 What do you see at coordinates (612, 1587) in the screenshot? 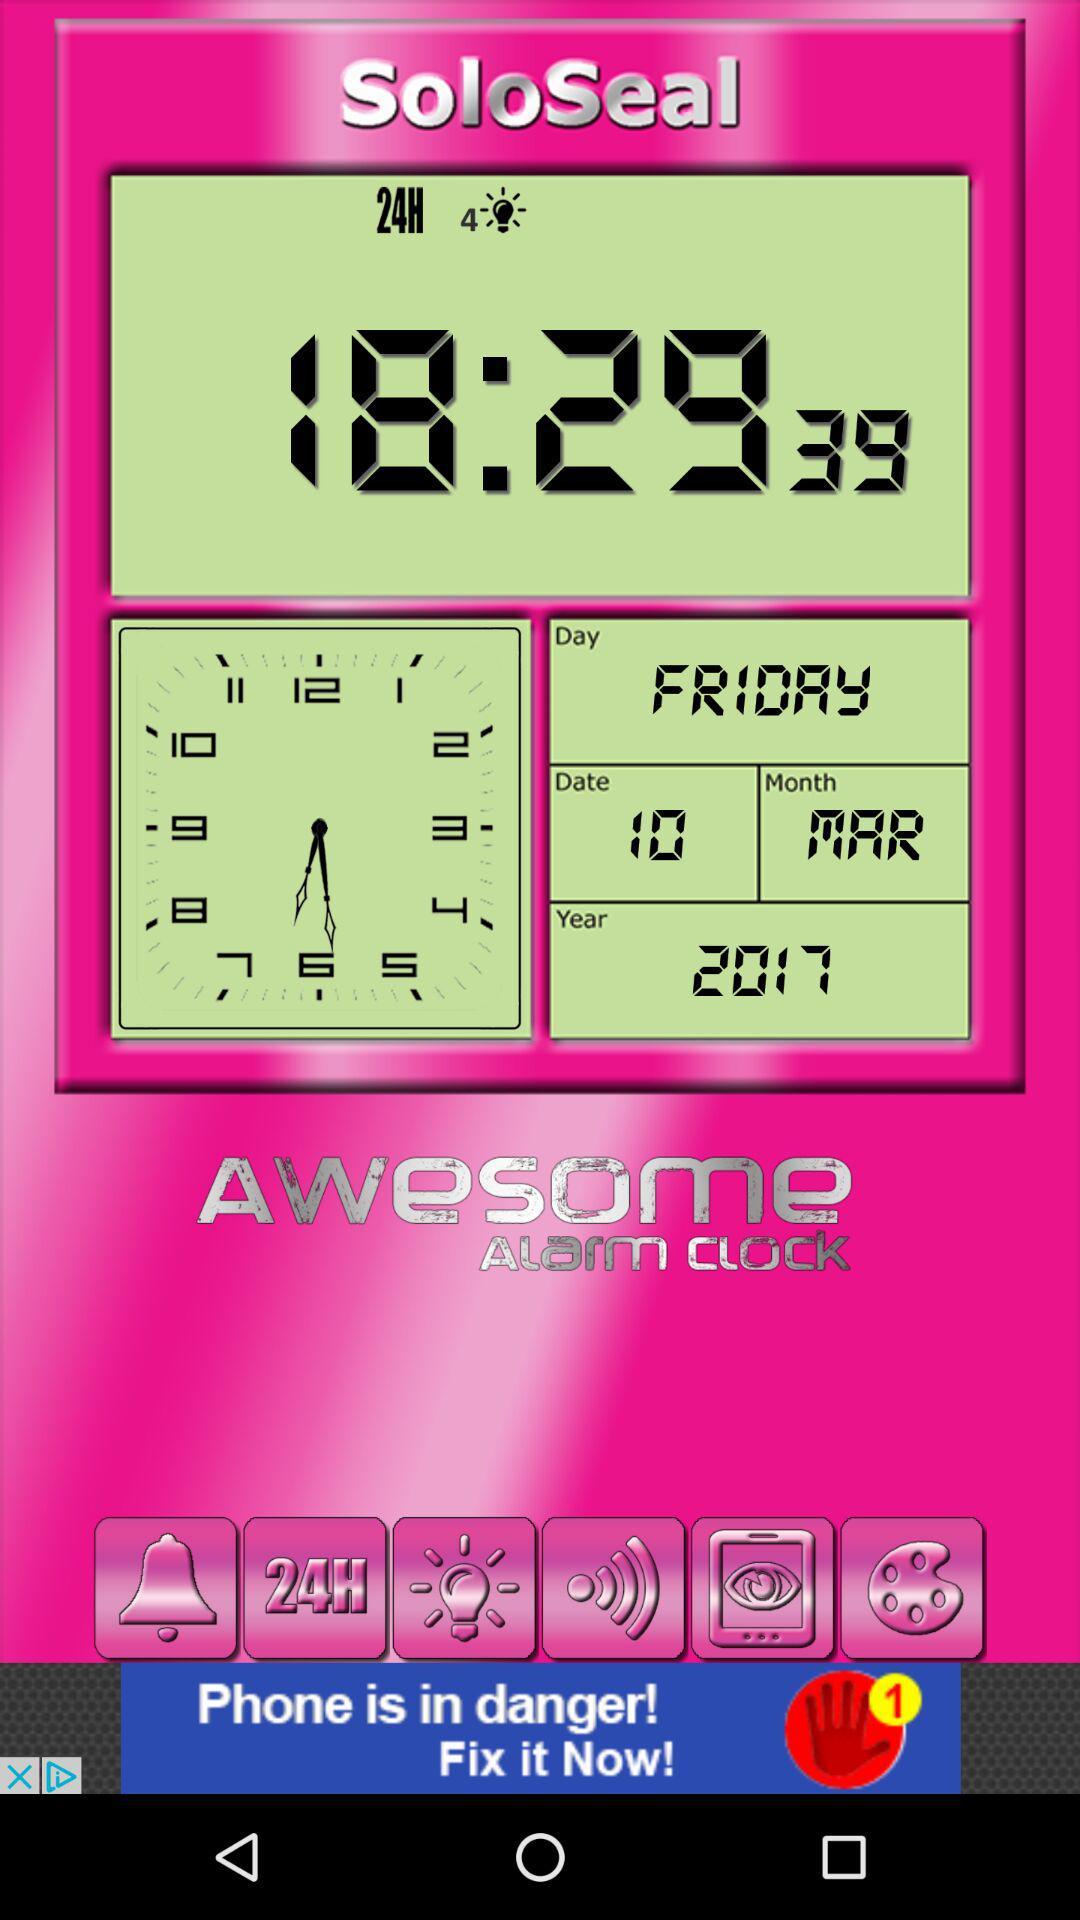
I see `wifi connection using` at bounding box center [612, 1587].